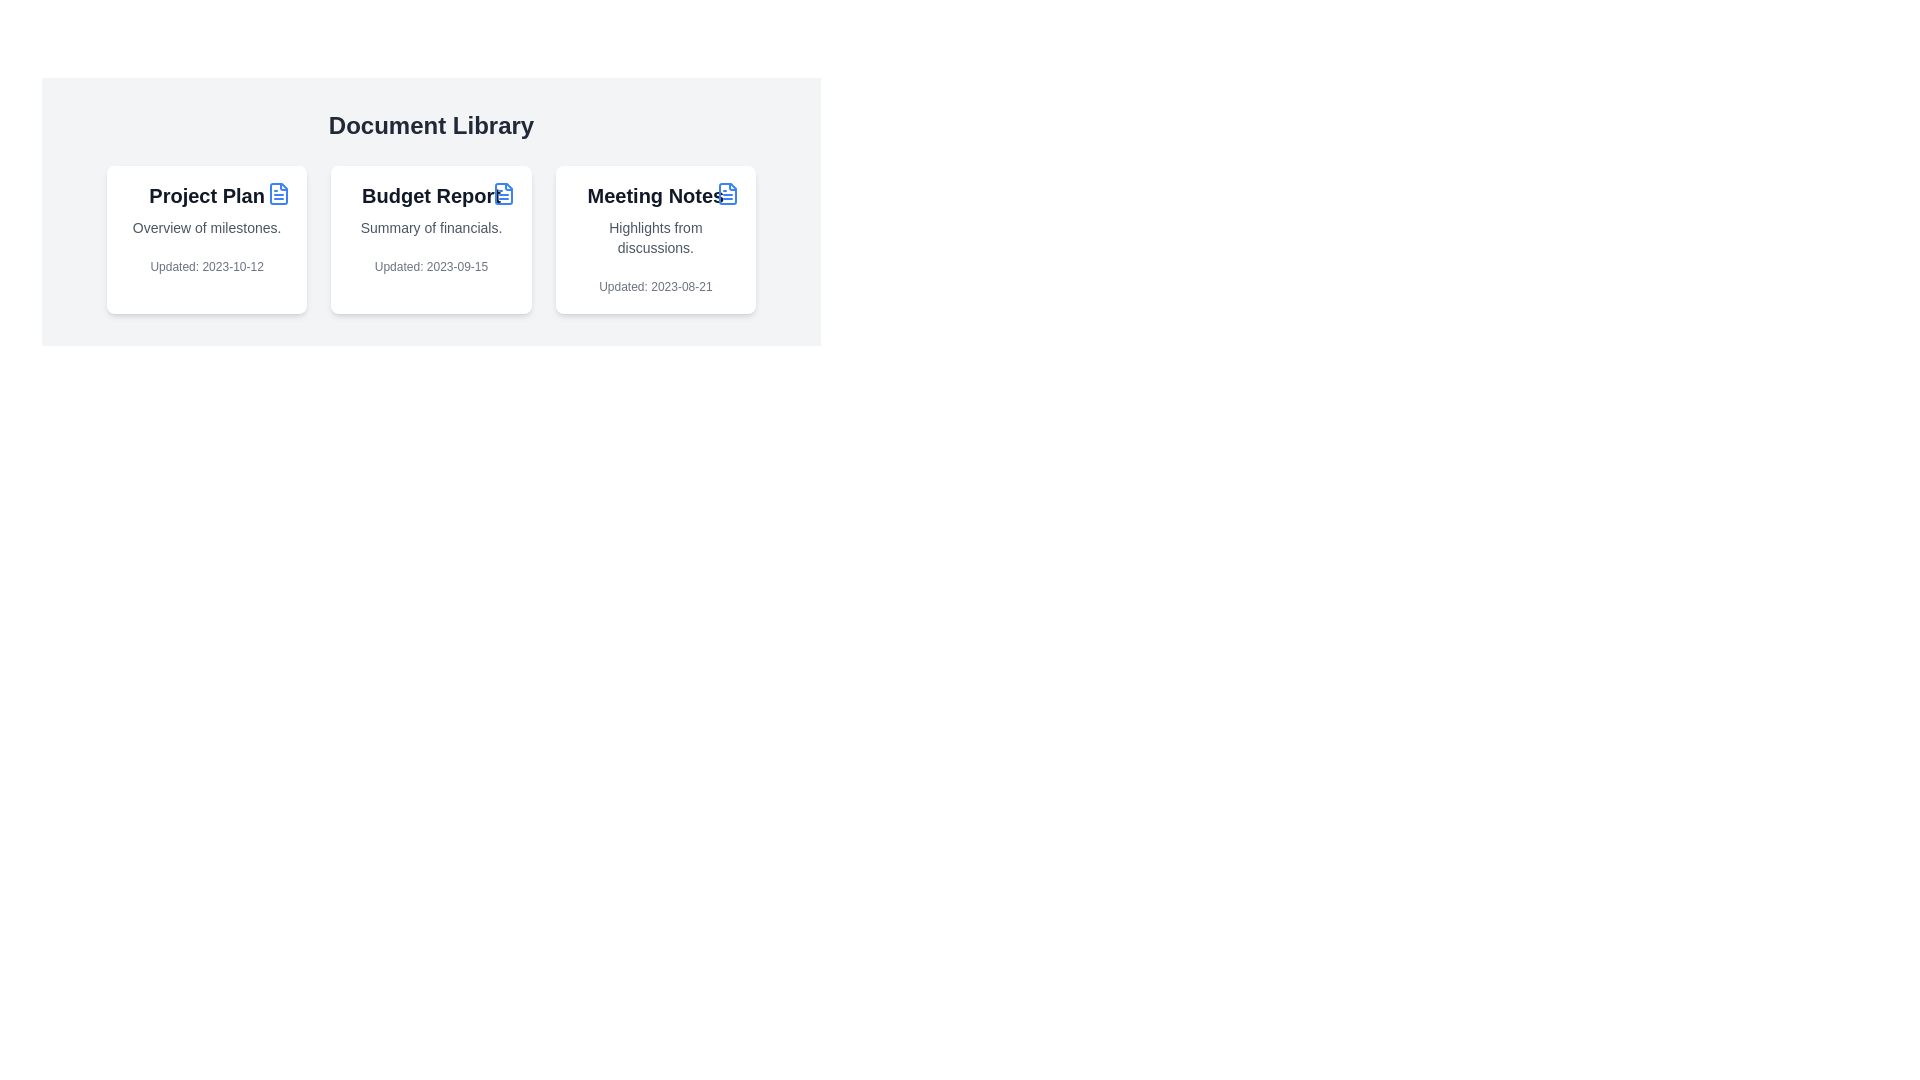 The width and height of the screenshot is (1920, 1080). I want to click on the document file icon located in the first document card of the 'Document Library', so click(278, 193).